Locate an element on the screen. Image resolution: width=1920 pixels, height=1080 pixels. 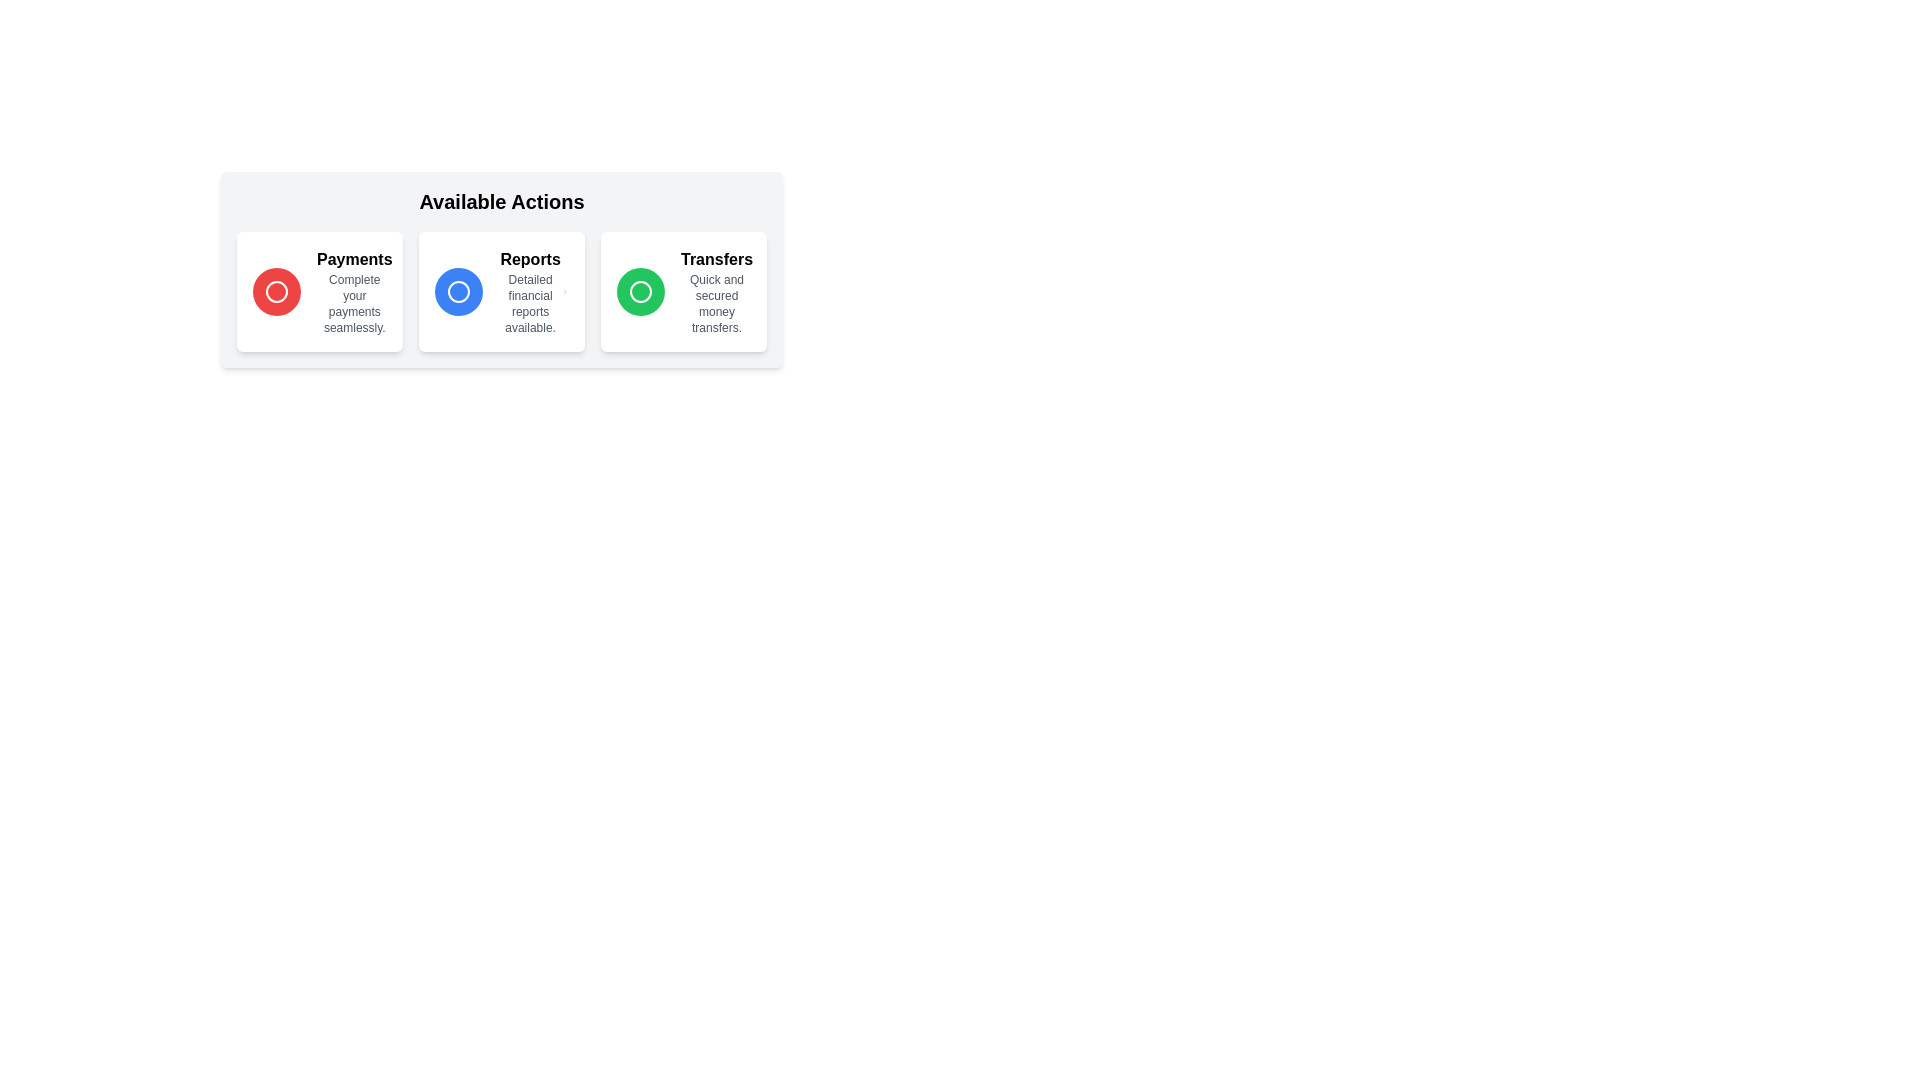
the bold text label displaying 'Transfers' located at the bottom-right of the grid of options, which is part of a card-like item is located at coordinates (716, 258).